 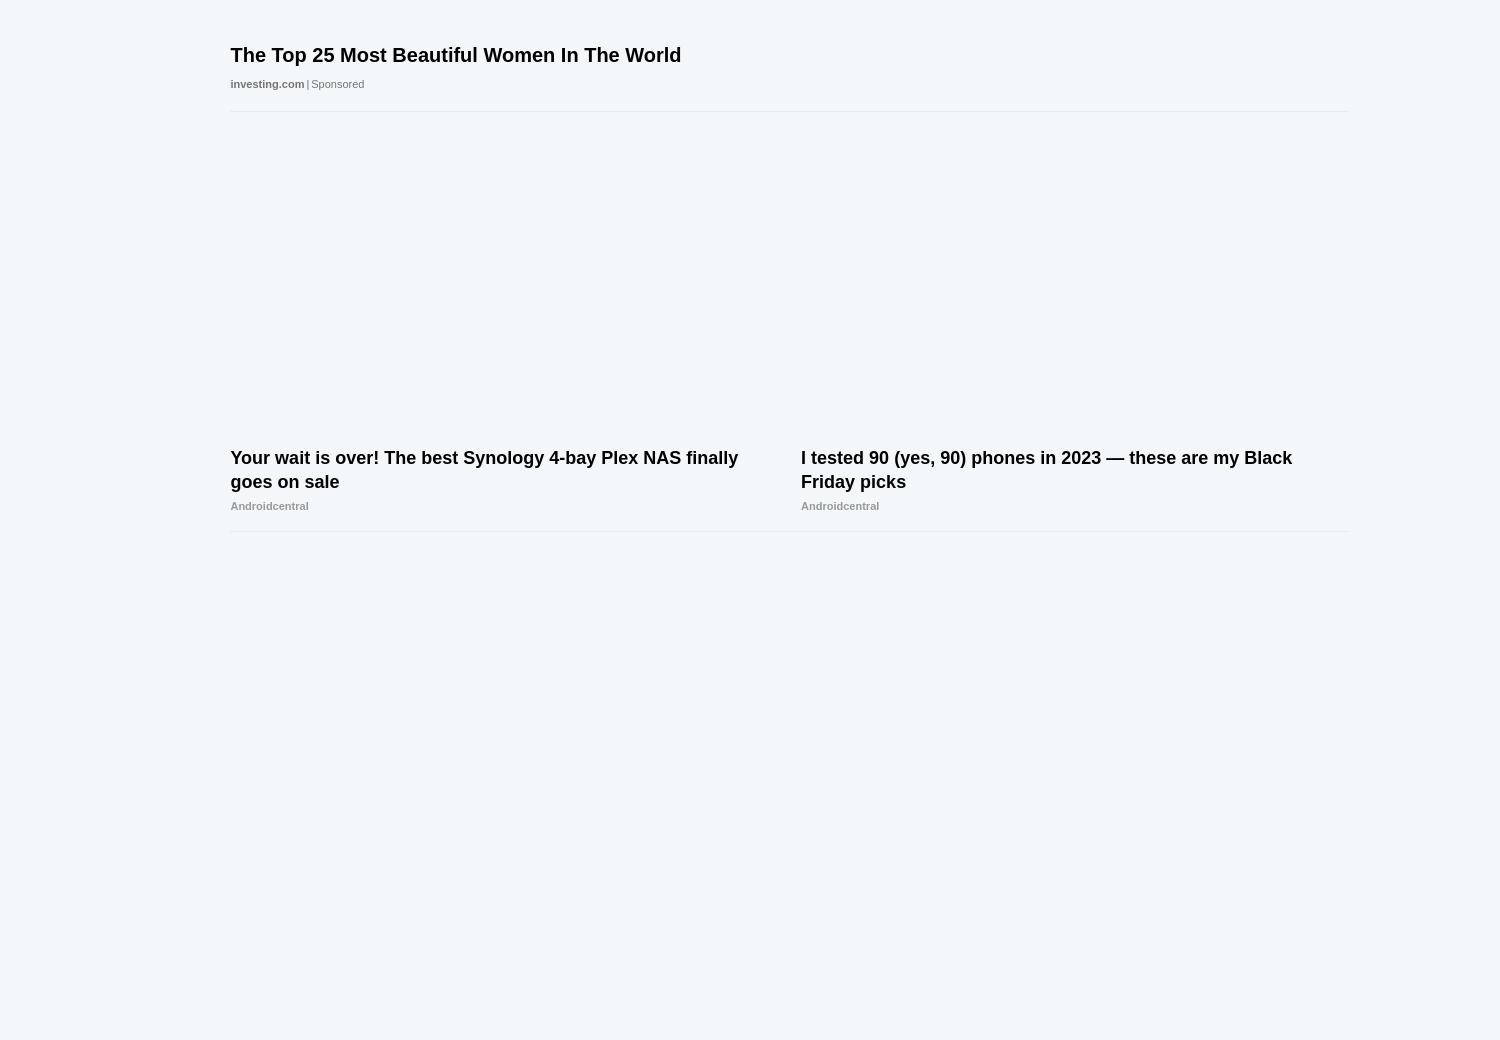 What do you see at coordinates (1285, 932) in the screenshot?
I see `'AndroidCentral'` at bounding box center [1285, 932].